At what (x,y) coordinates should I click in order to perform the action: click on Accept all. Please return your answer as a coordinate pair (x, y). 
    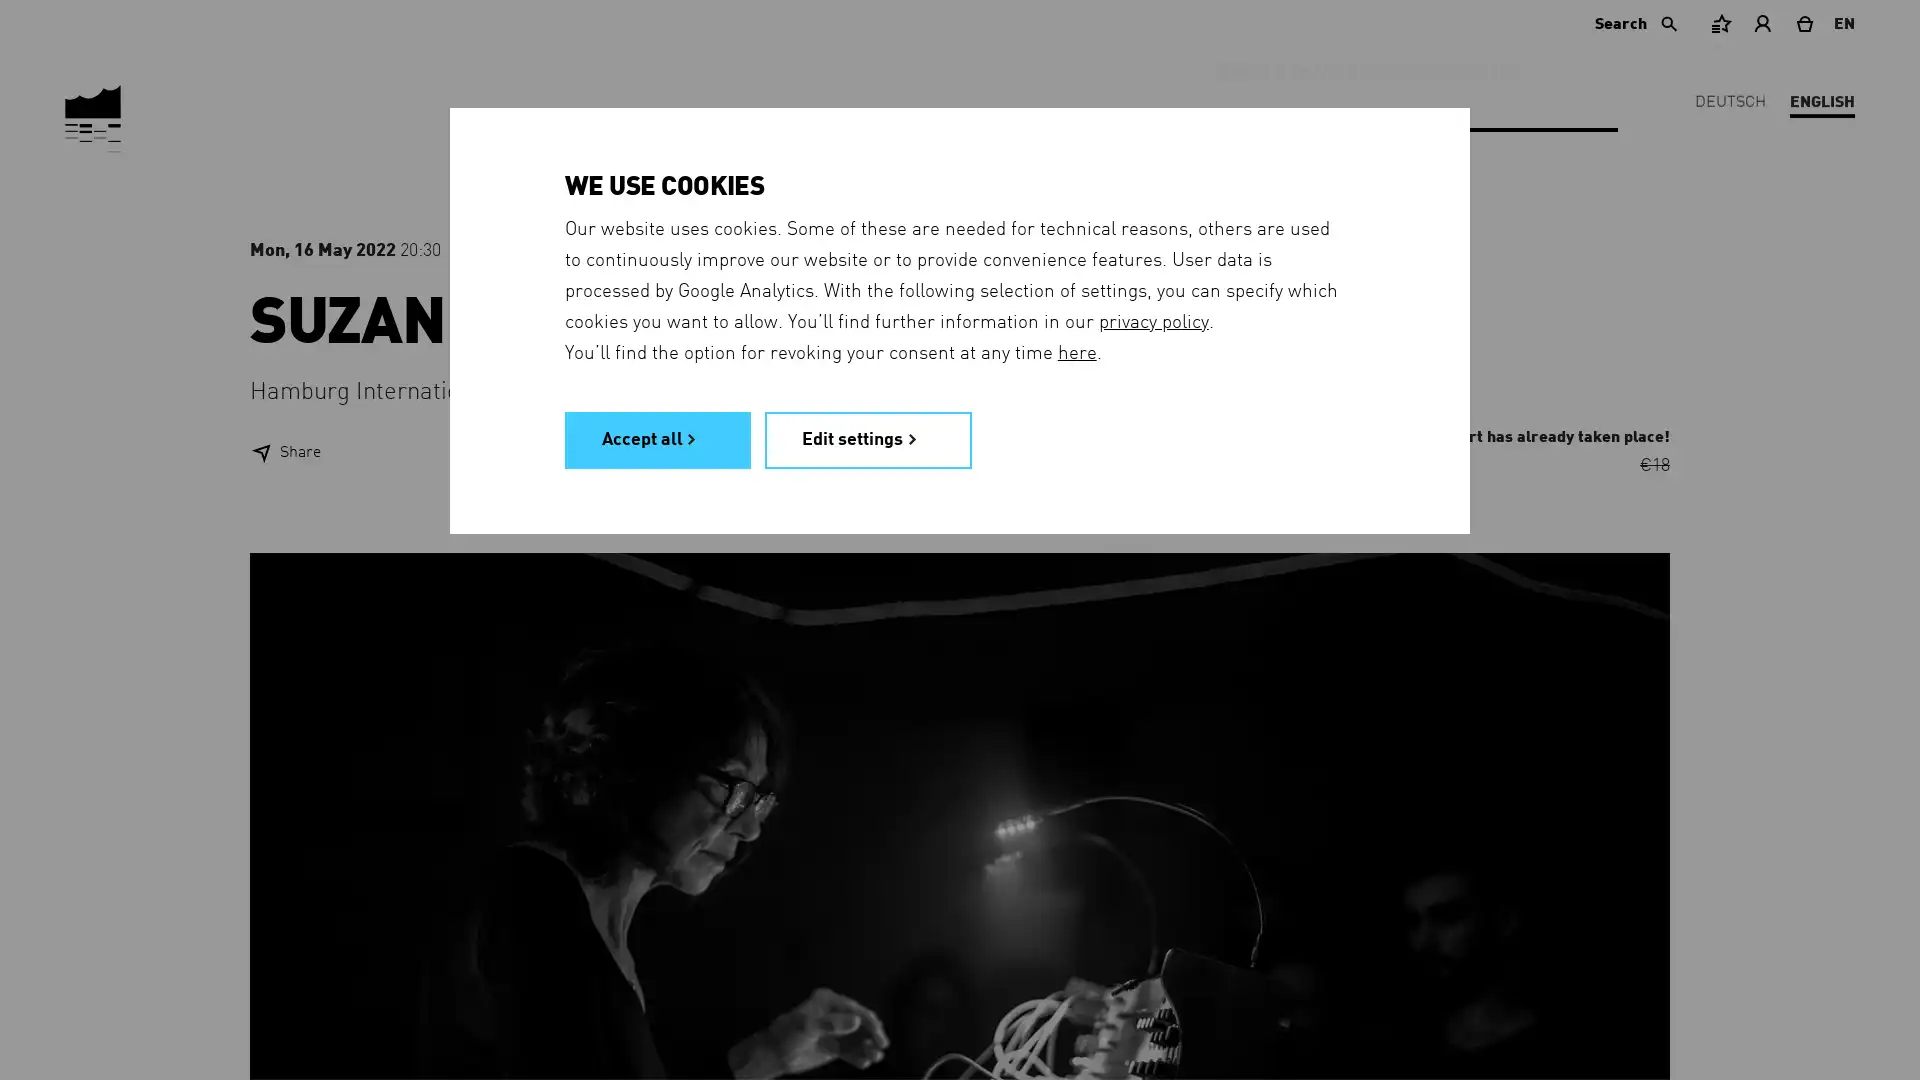
    Looking at the image, I should click on (657, 438).